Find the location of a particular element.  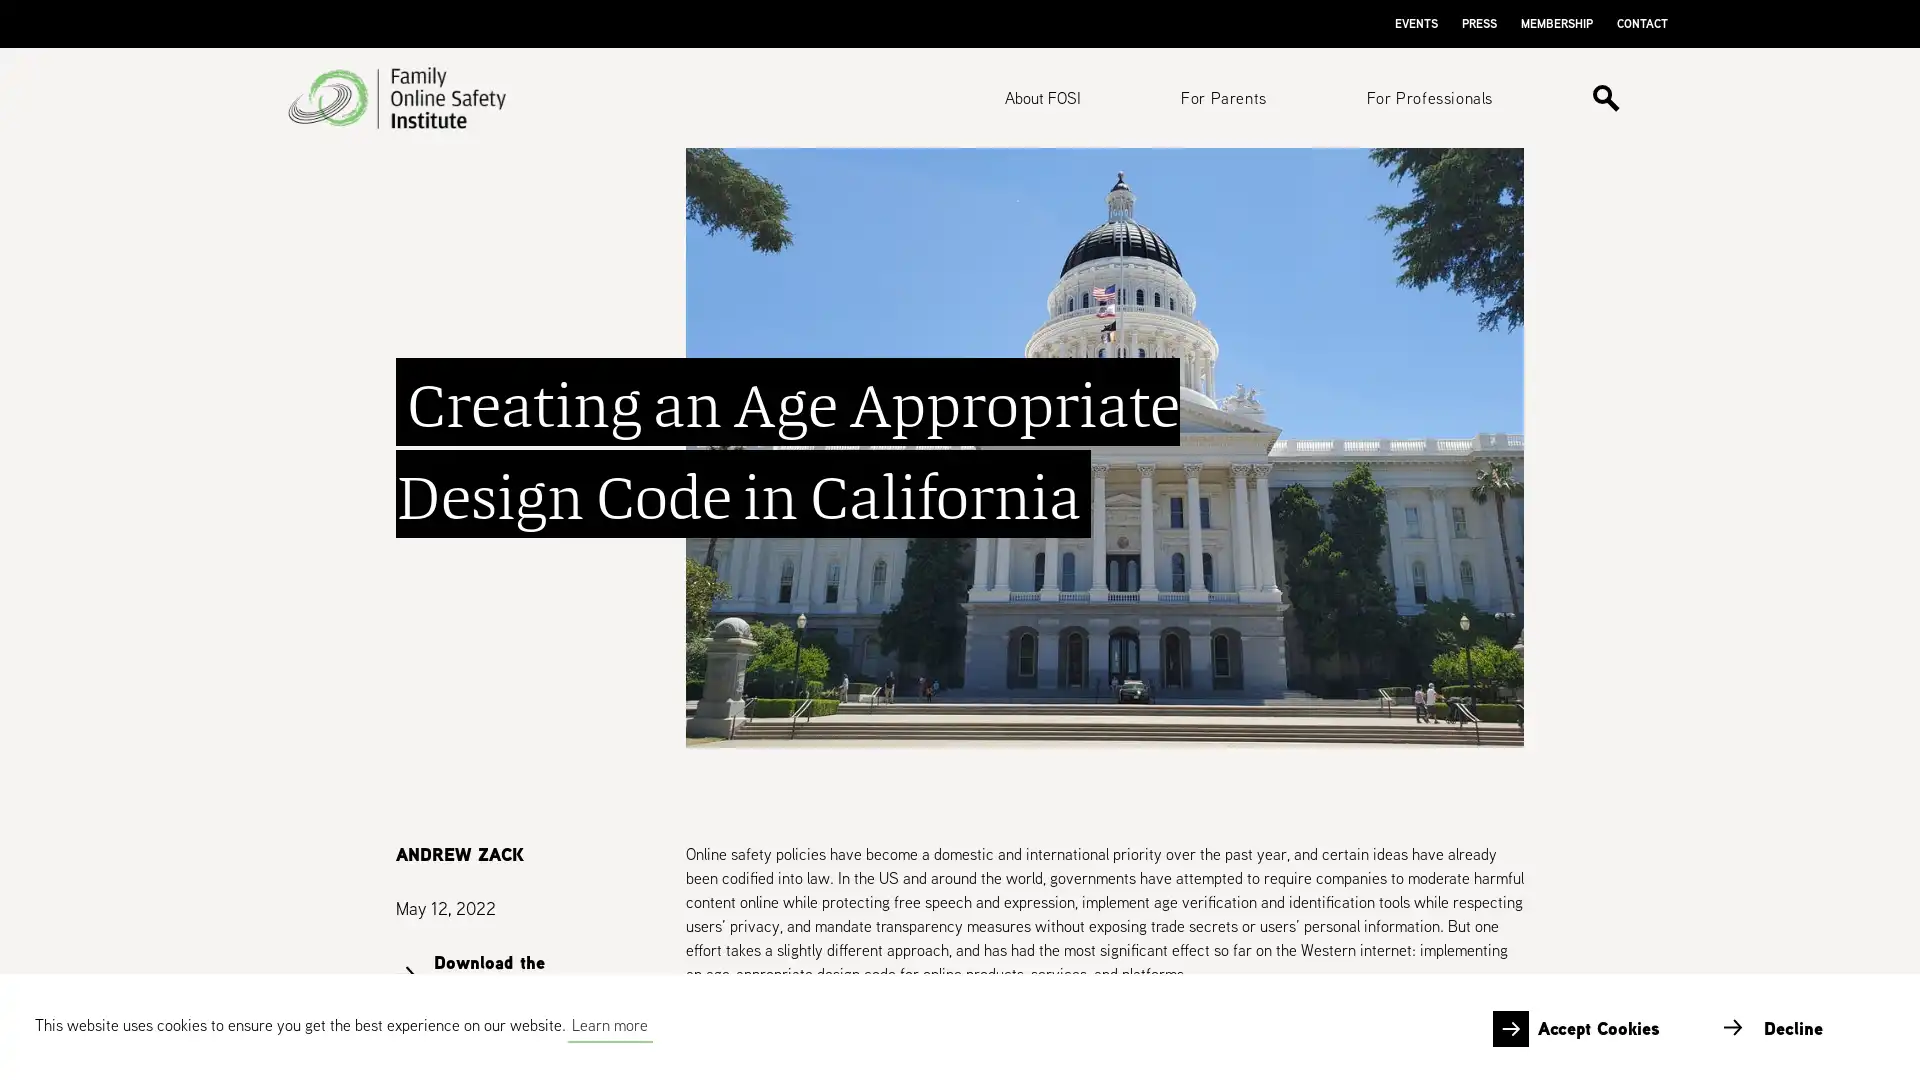

allow cookies is located at coordinates (1575, 1026).